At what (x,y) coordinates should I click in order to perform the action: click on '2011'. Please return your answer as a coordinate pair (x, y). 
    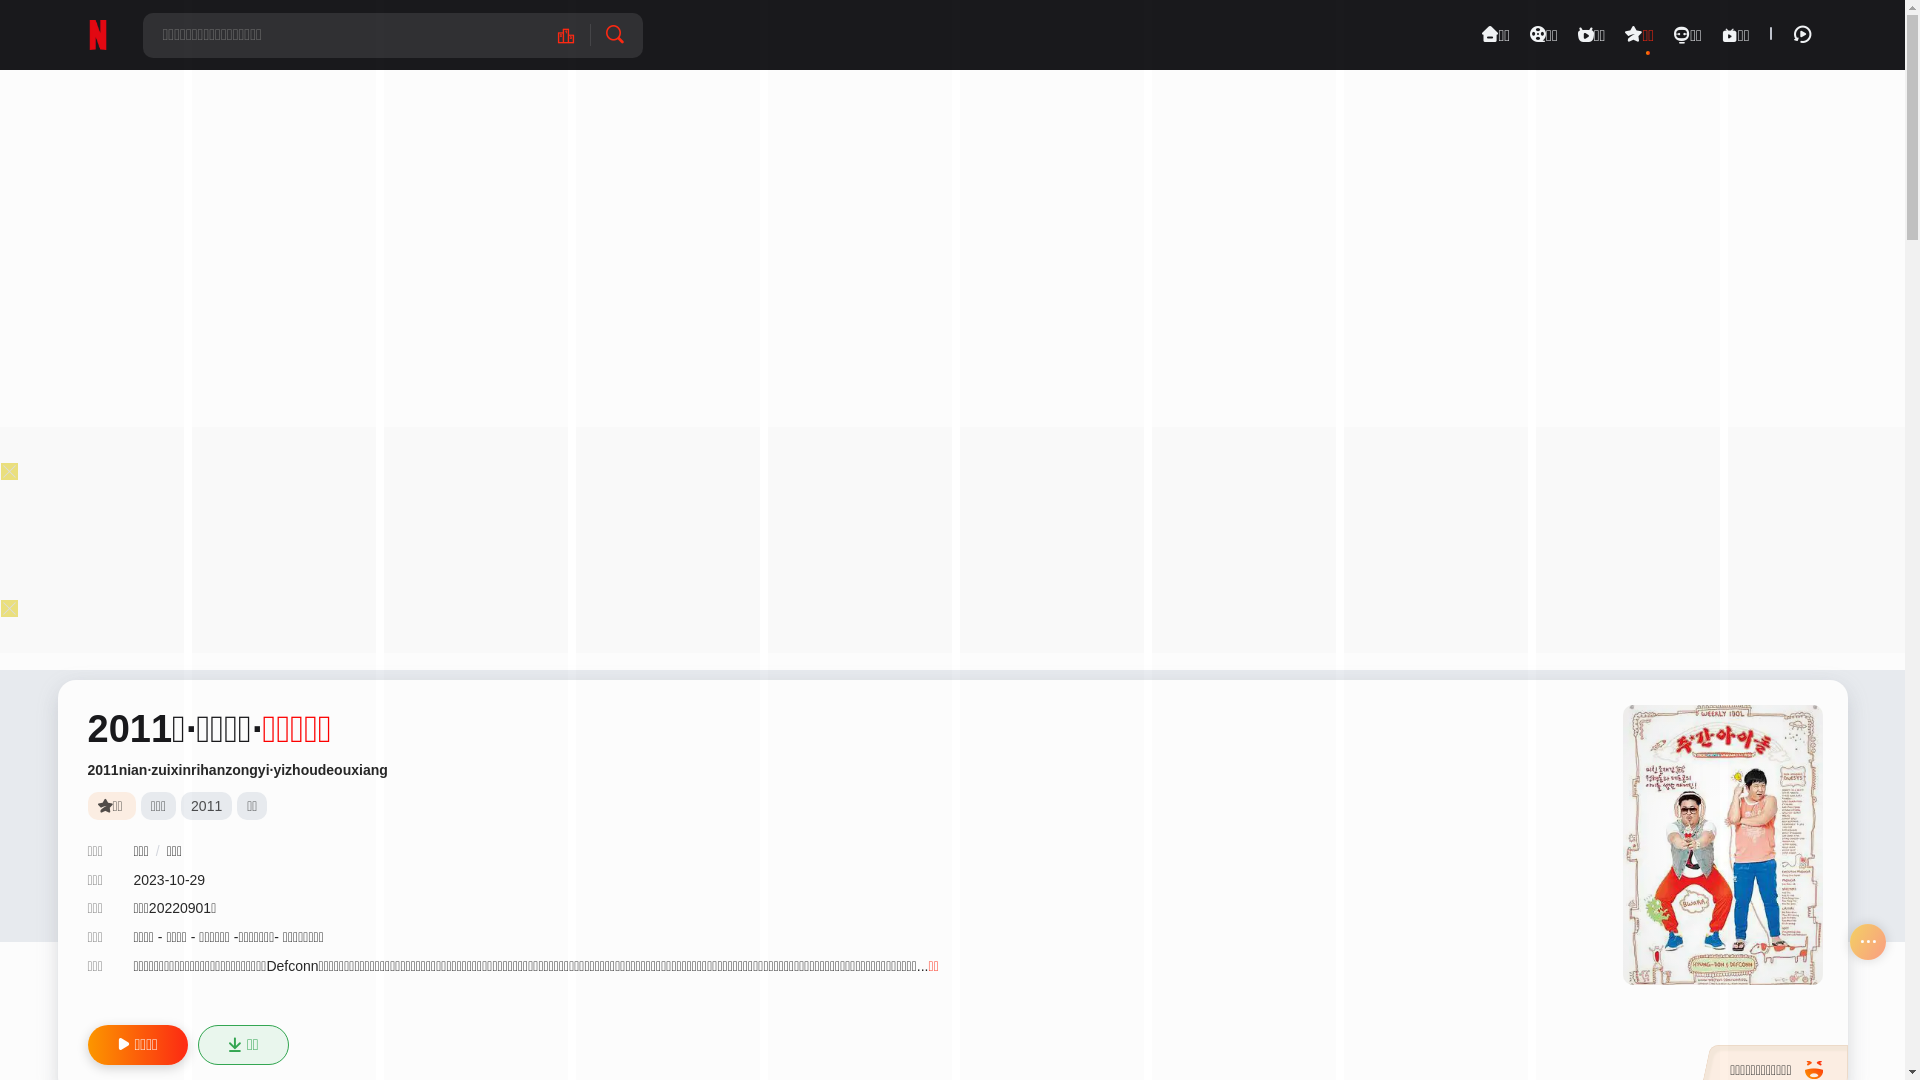
    Looking at the image, I should click on (206, 805).